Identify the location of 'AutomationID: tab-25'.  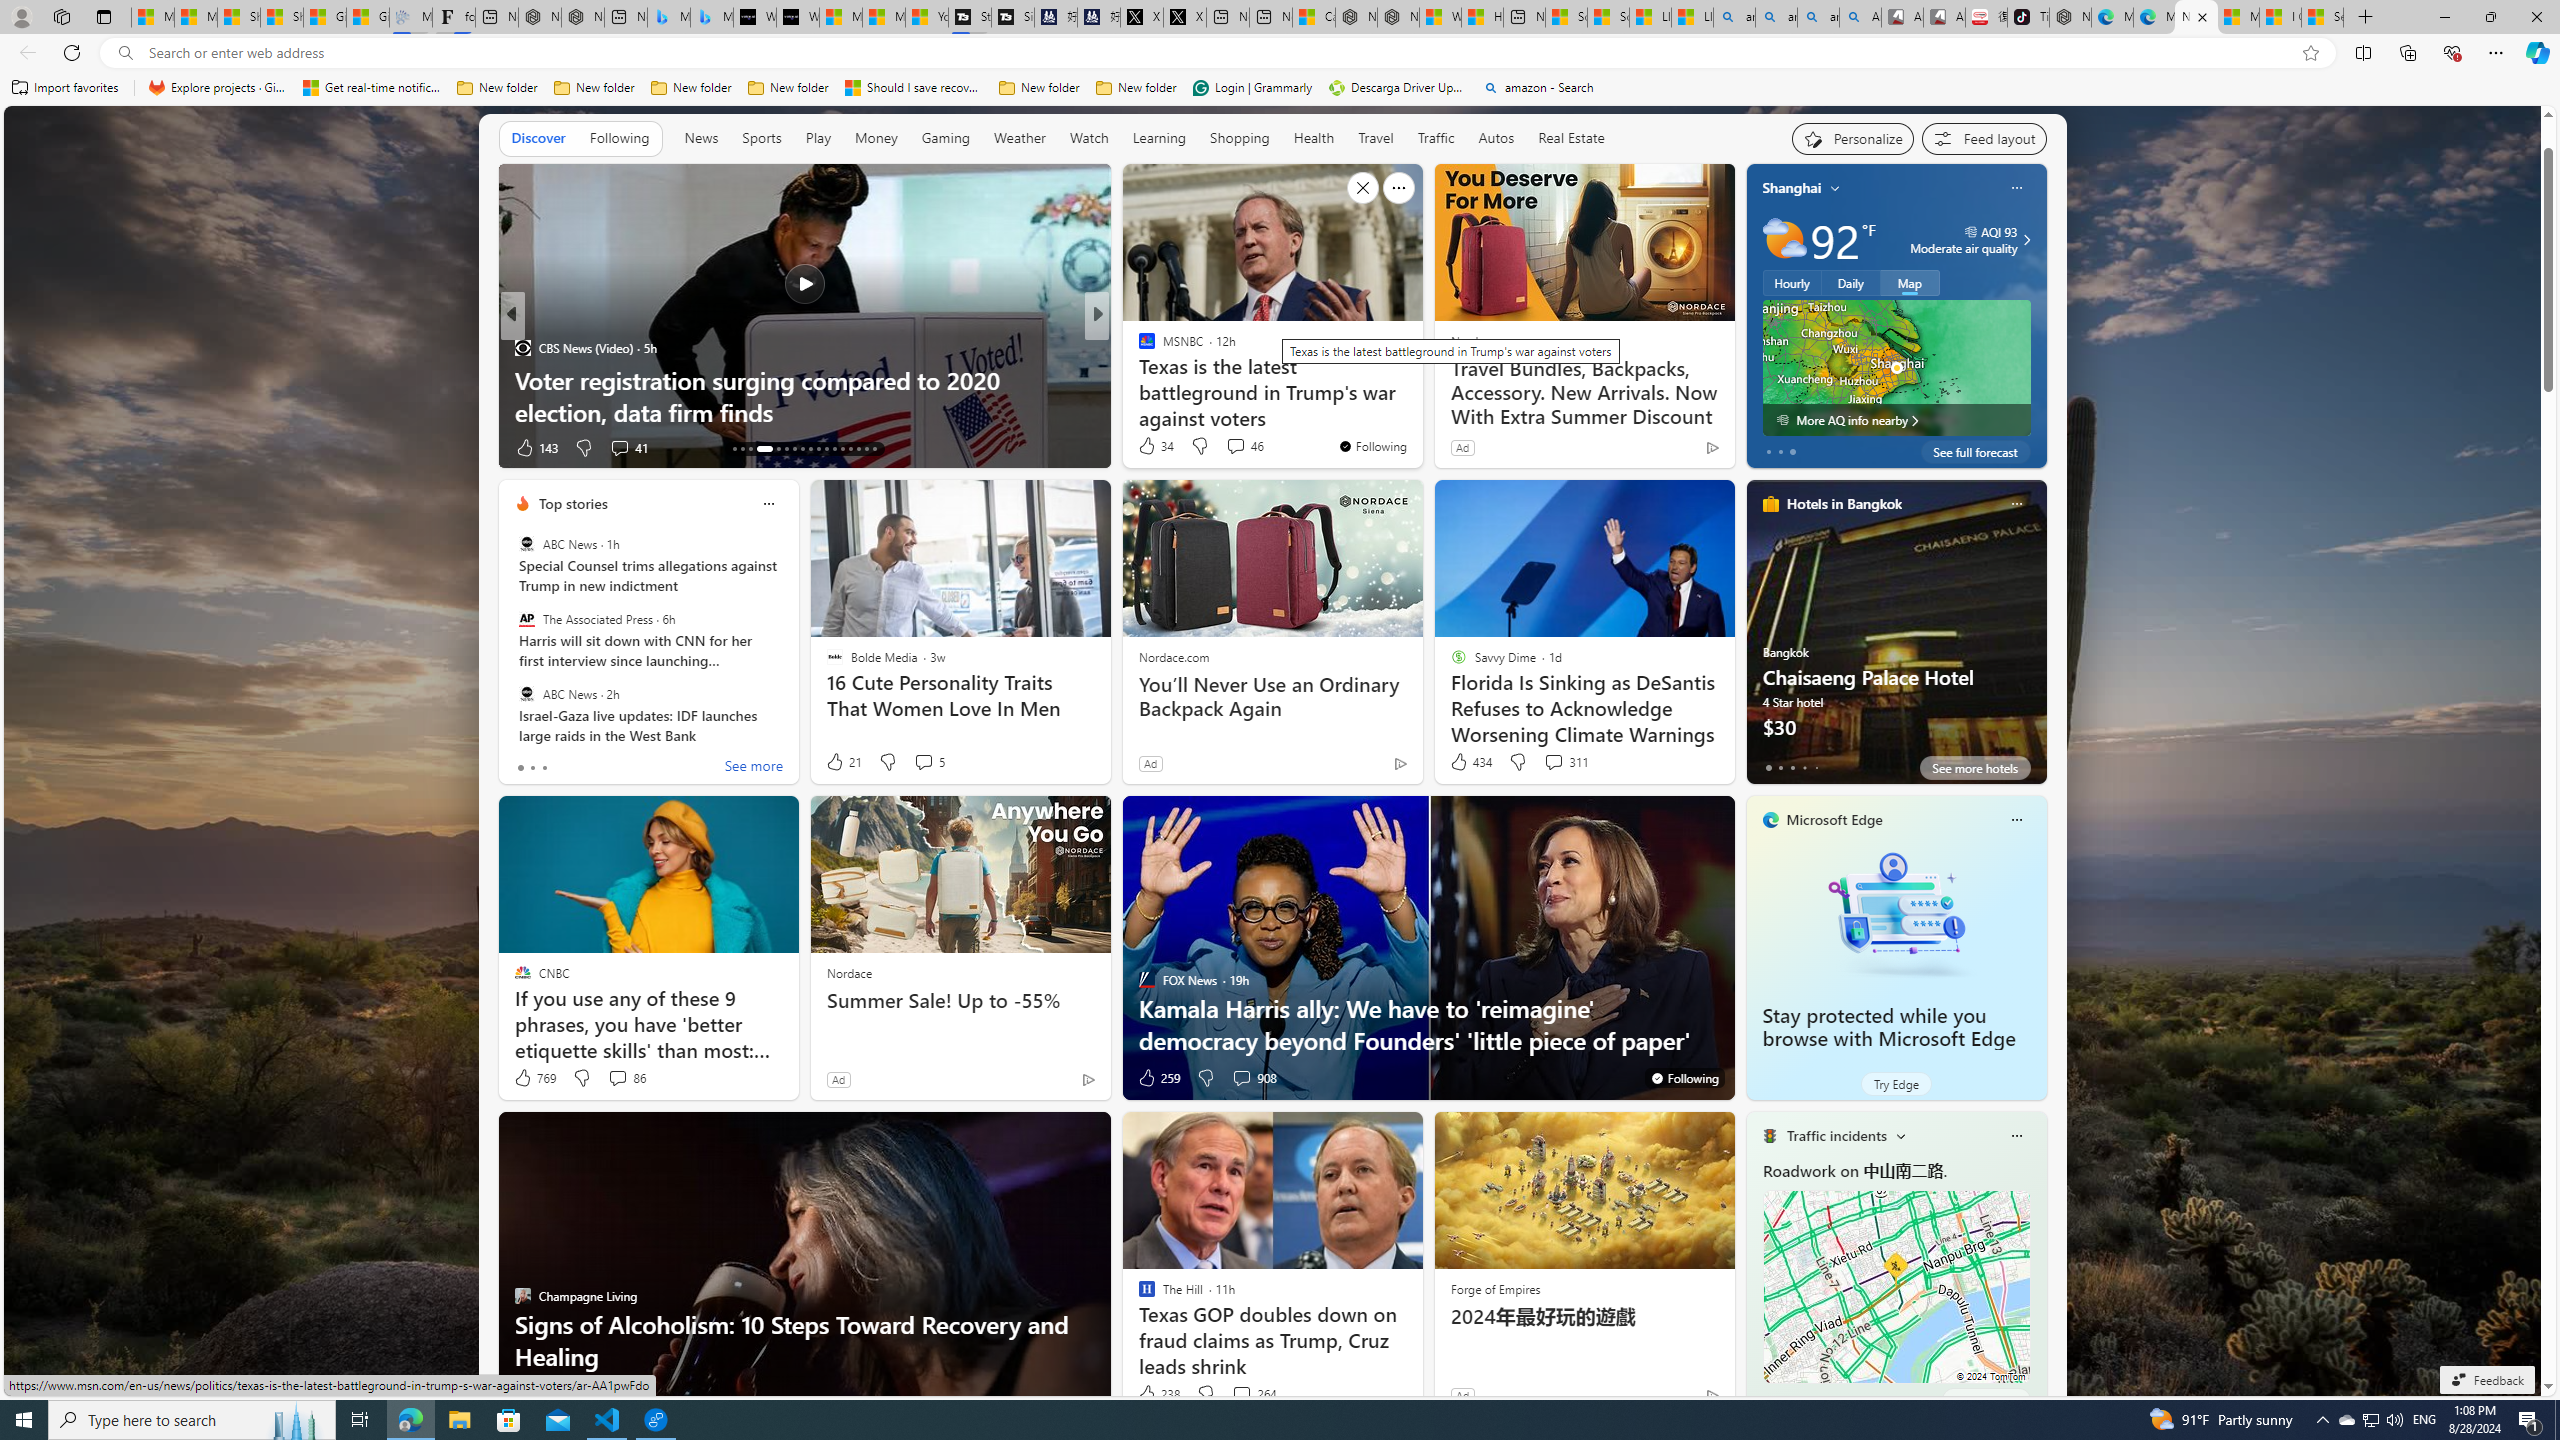
(841, 448).